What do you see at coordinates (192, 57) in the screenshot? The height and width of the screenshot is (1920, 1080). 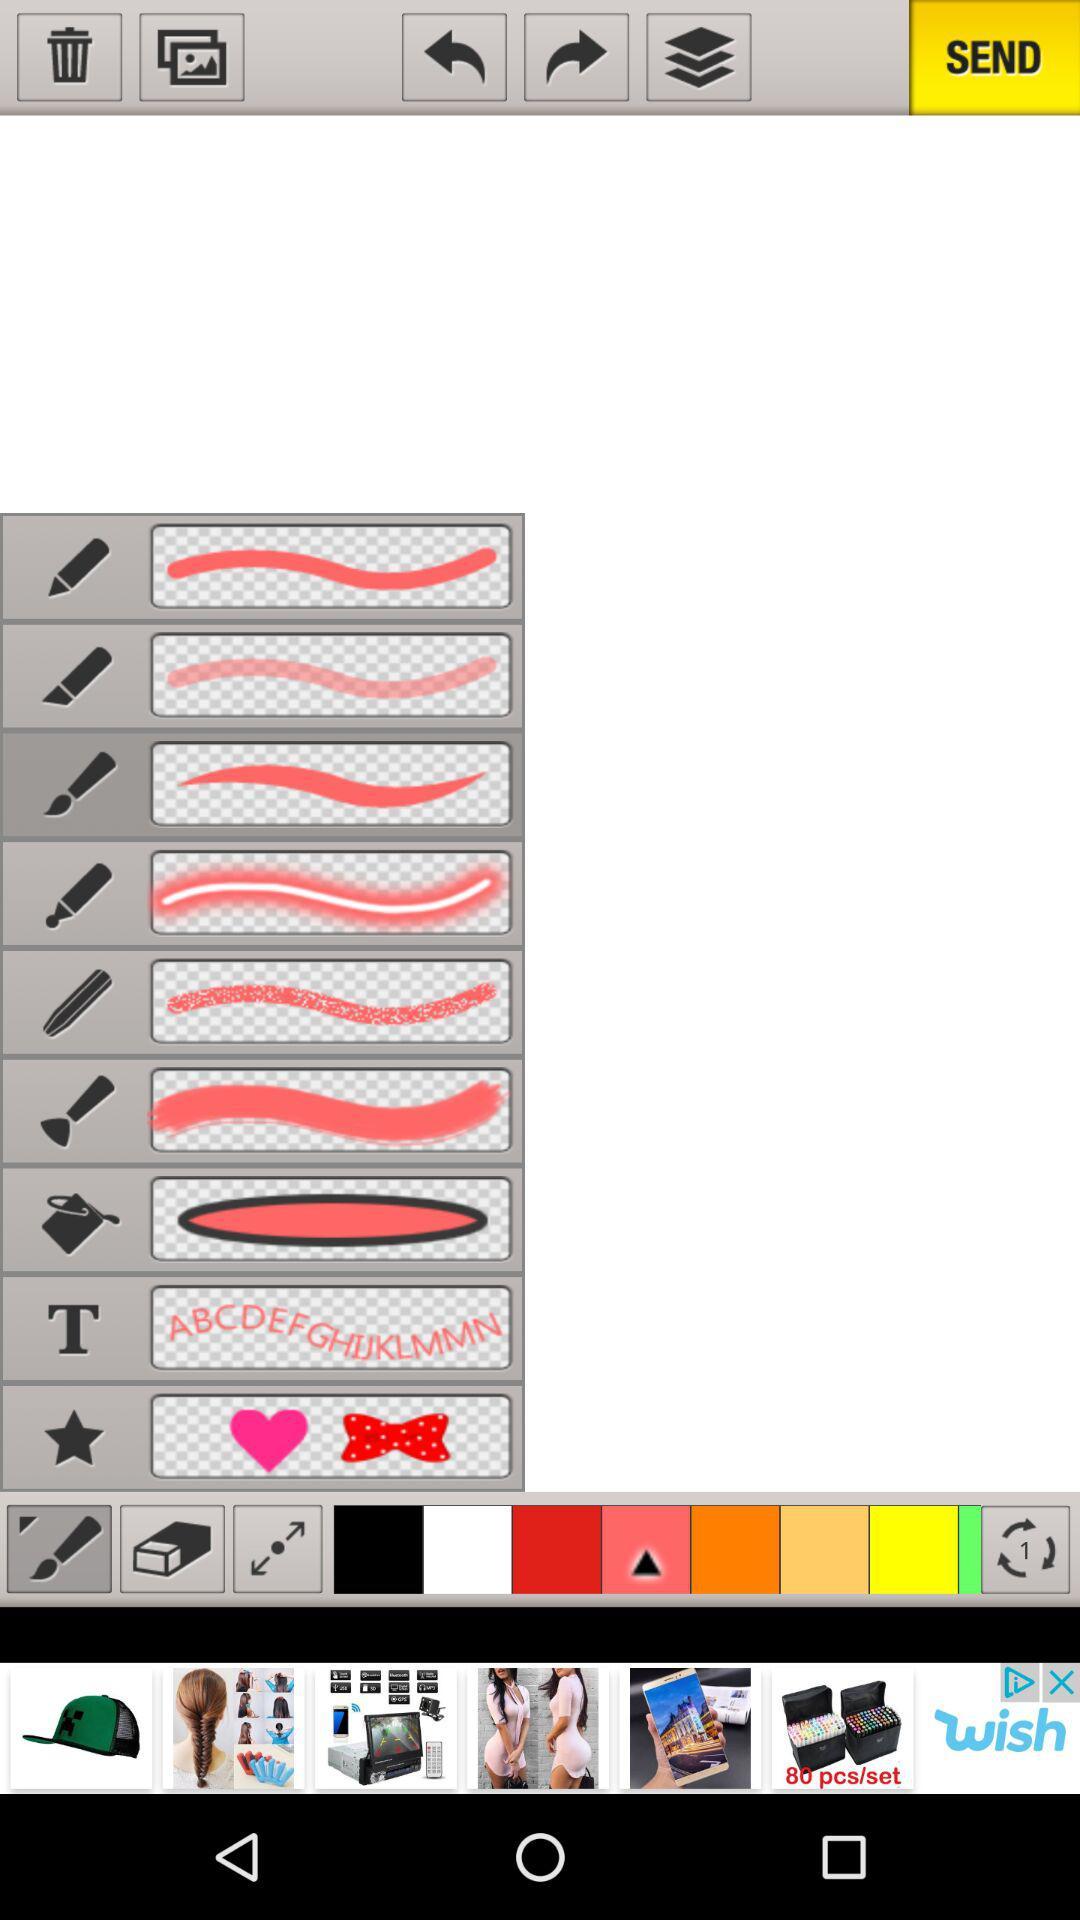 I see `picture selection` at bounding box center [192, 57].